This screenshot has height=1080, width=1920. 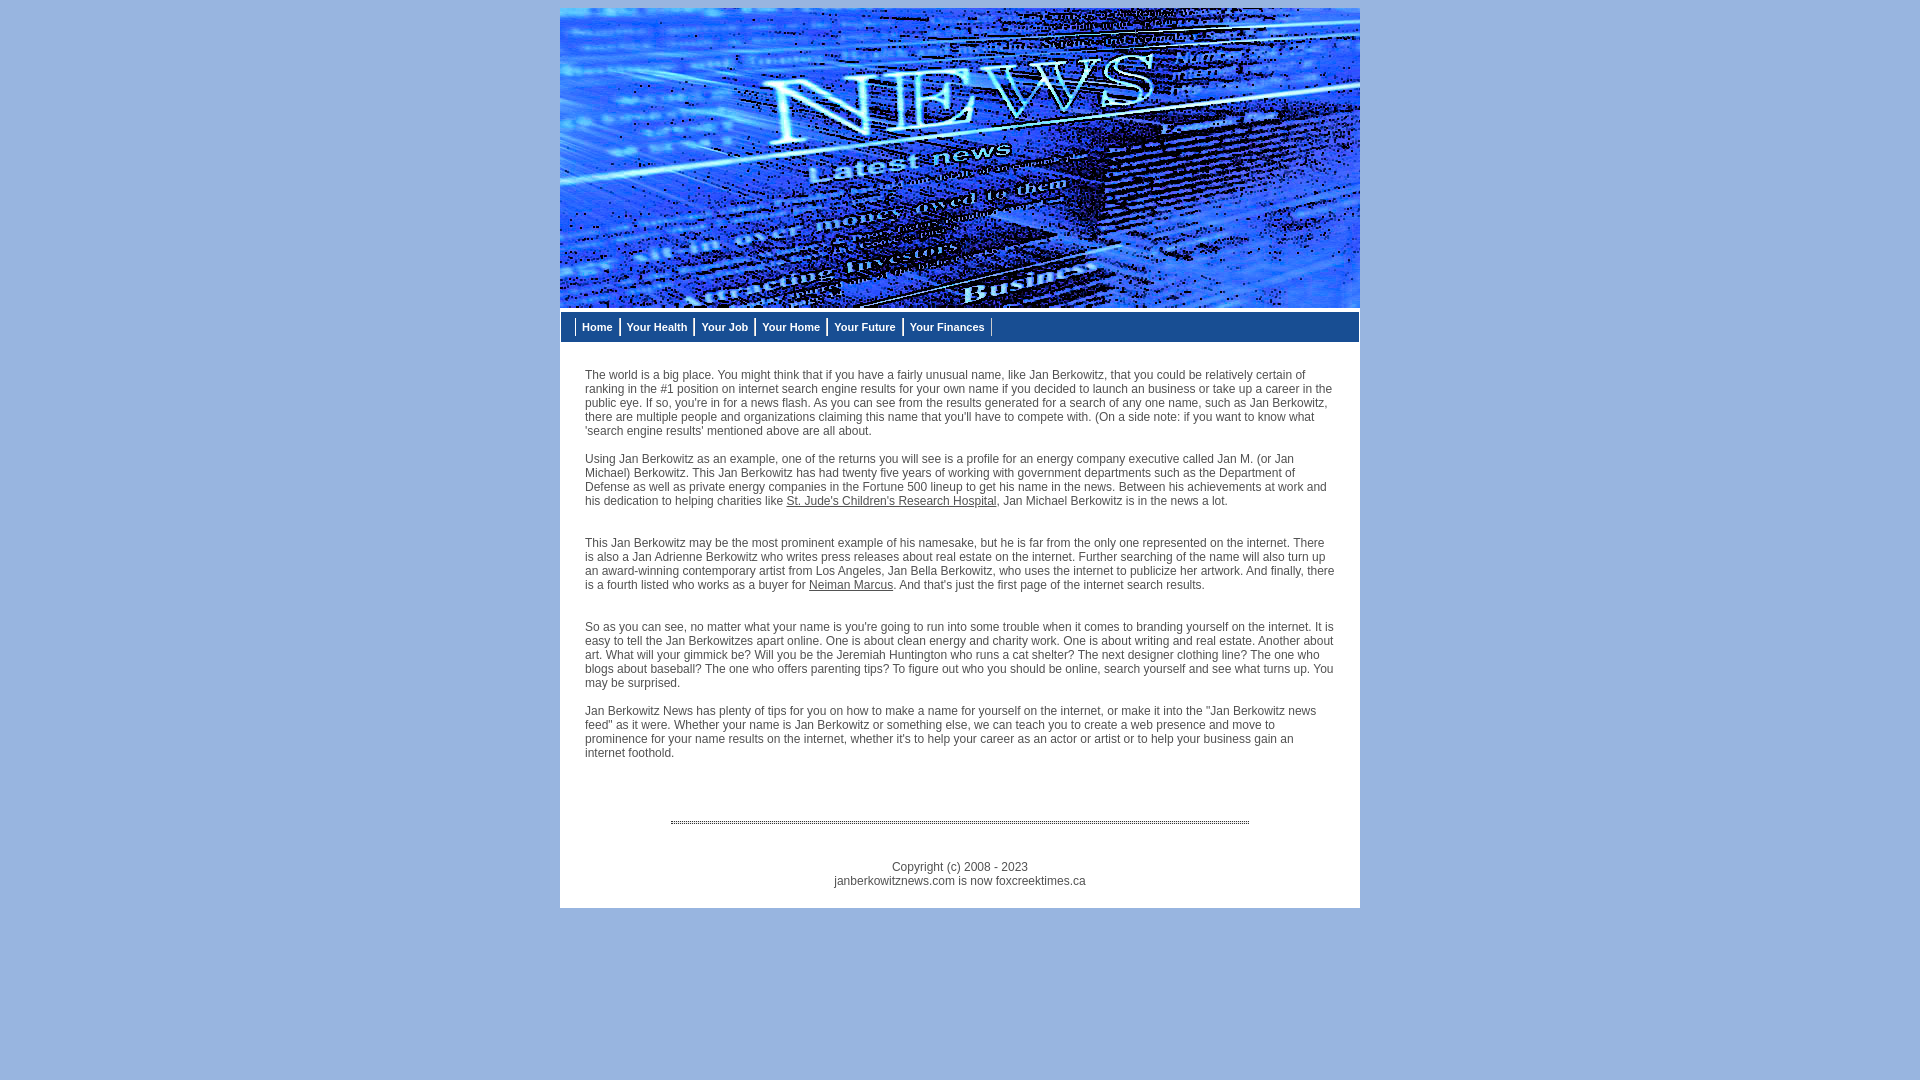 What do you see at coordinates (826, 326) in the screenshot?
I see `'Your Future'` at bounding box center [826, 326].